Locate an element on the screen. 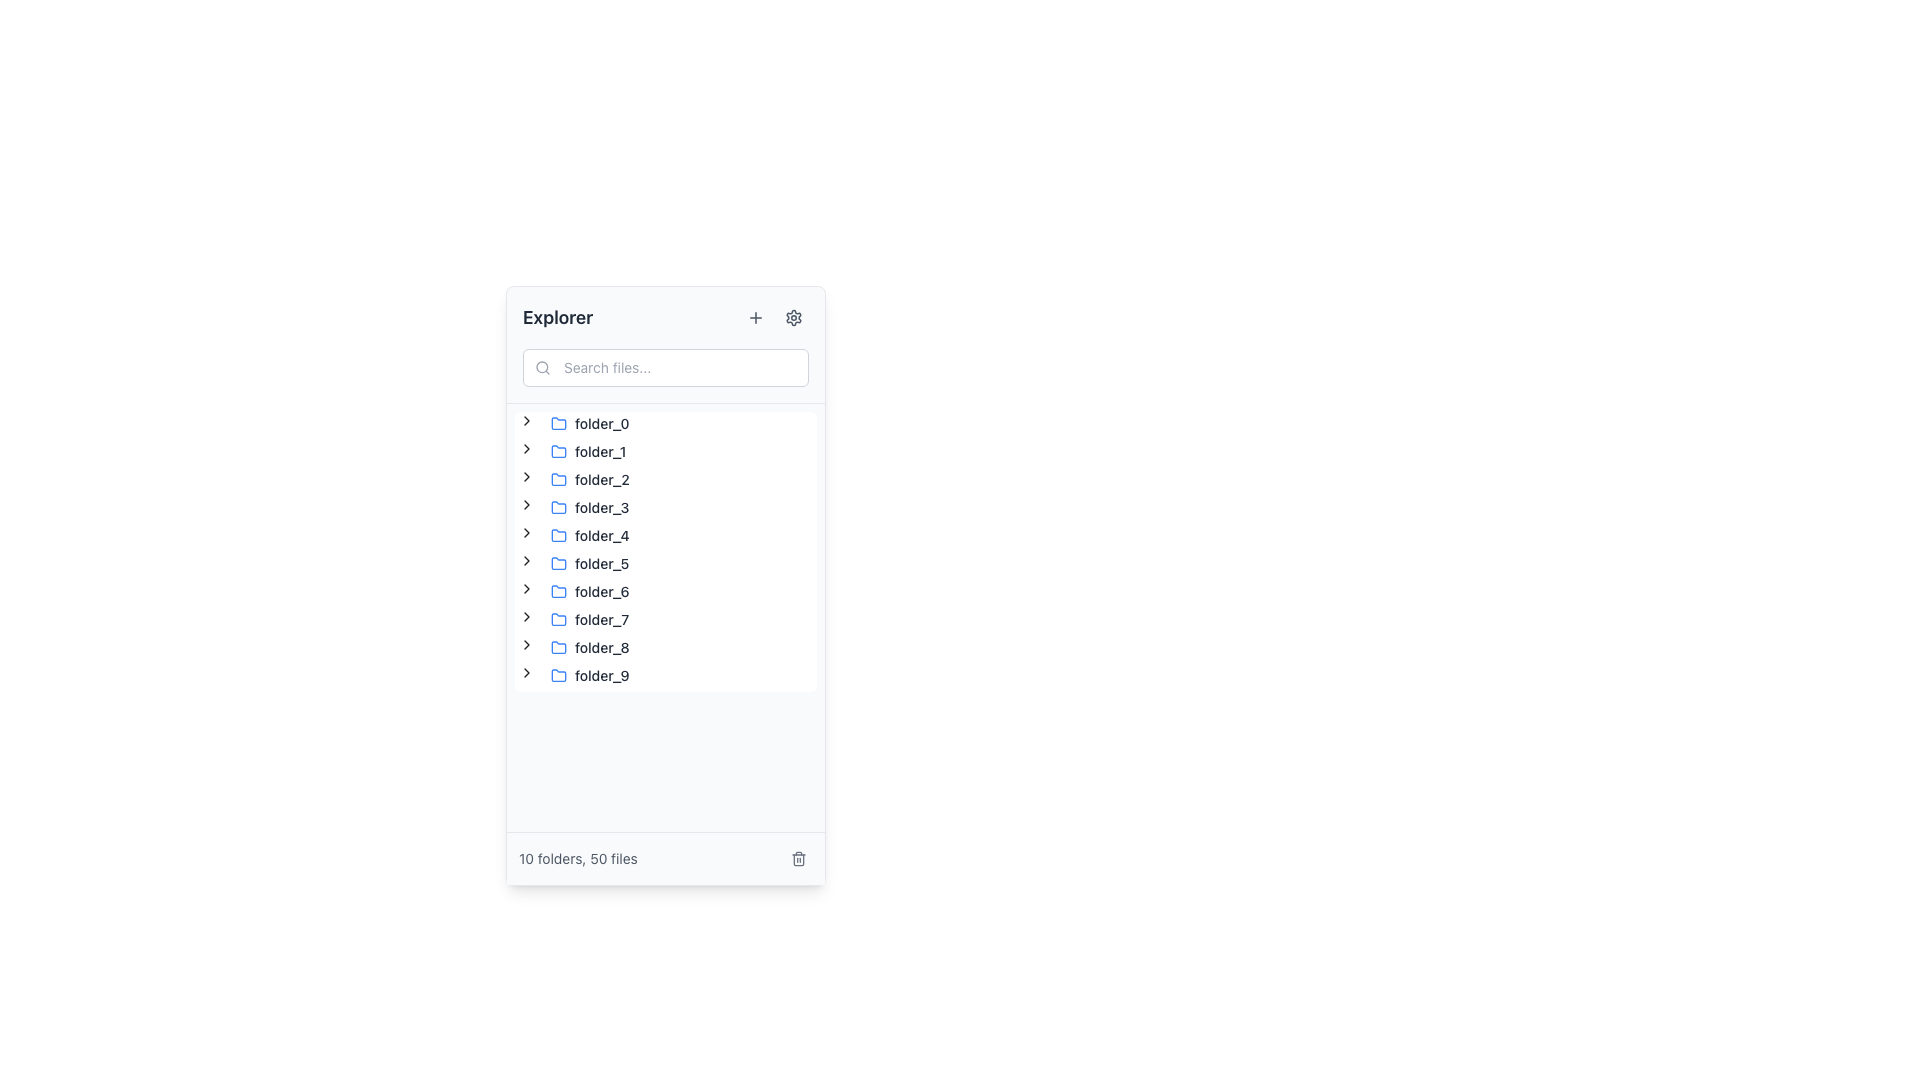 The height and width of the screenshot is (1080, 1920). on the Chevron icon next is located at coordinates (527, 672).